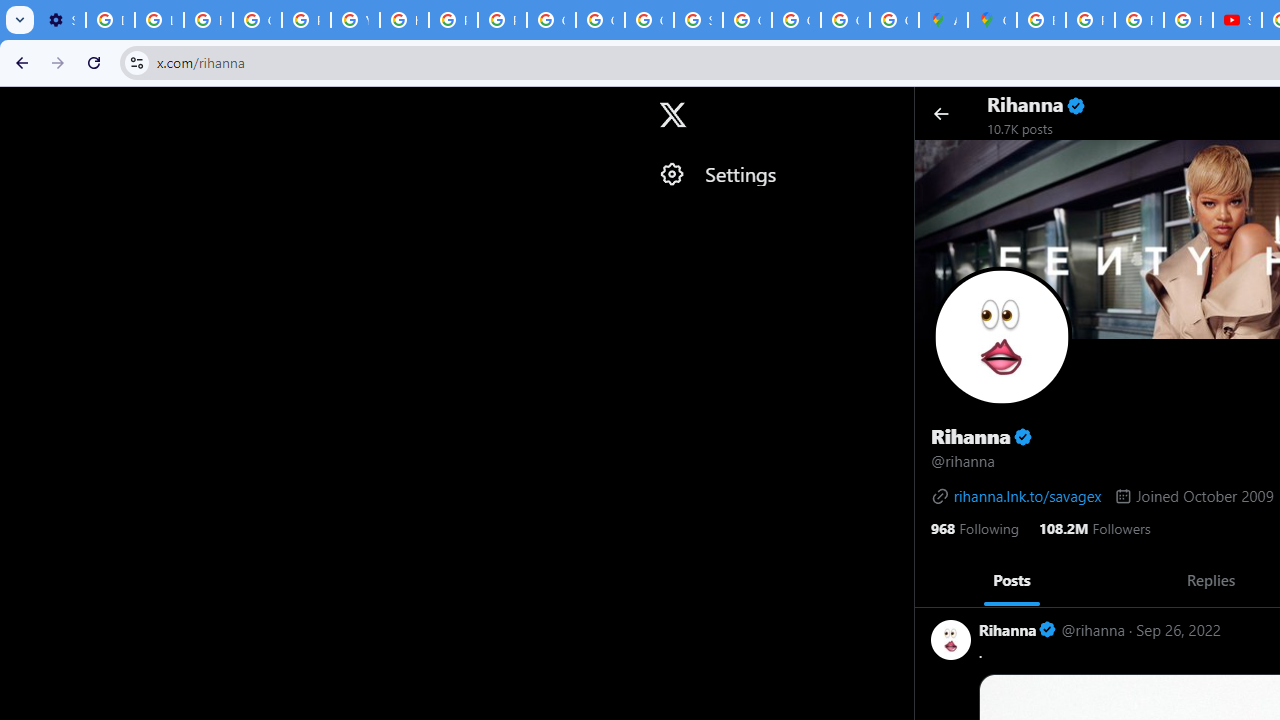 This screenshot has width=1280, height=720. I want to click on 'Skip to home timeline', so click(17, 105).